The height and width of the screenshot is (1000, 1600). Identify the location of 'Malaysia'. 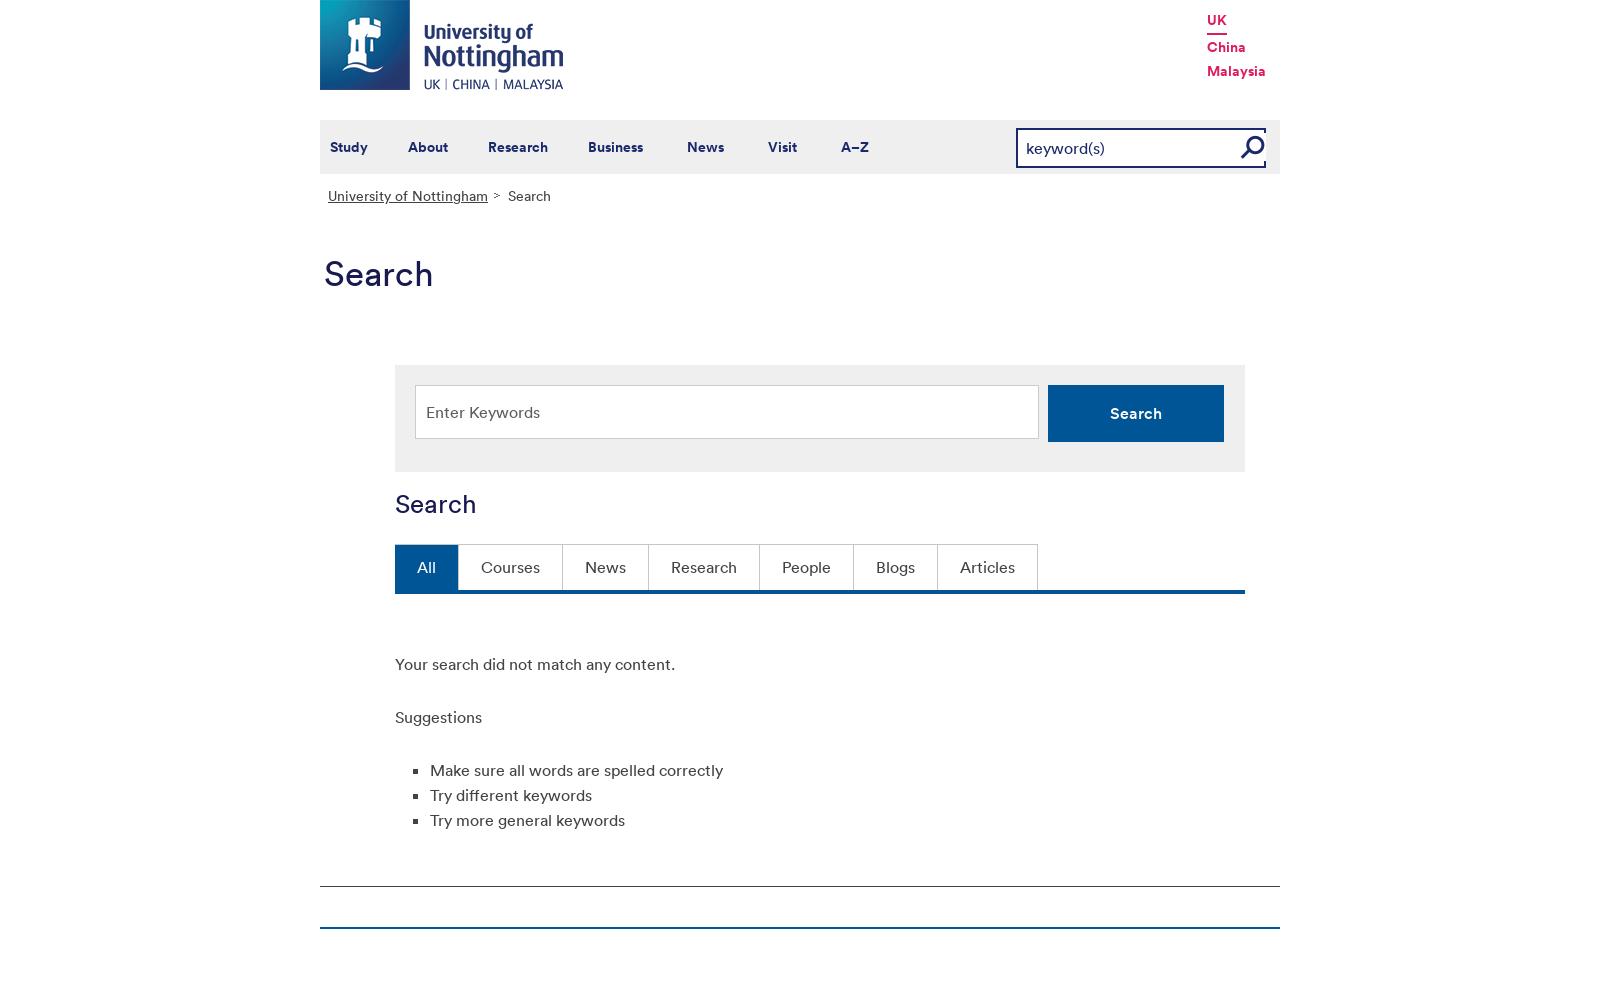
(1235, 70).